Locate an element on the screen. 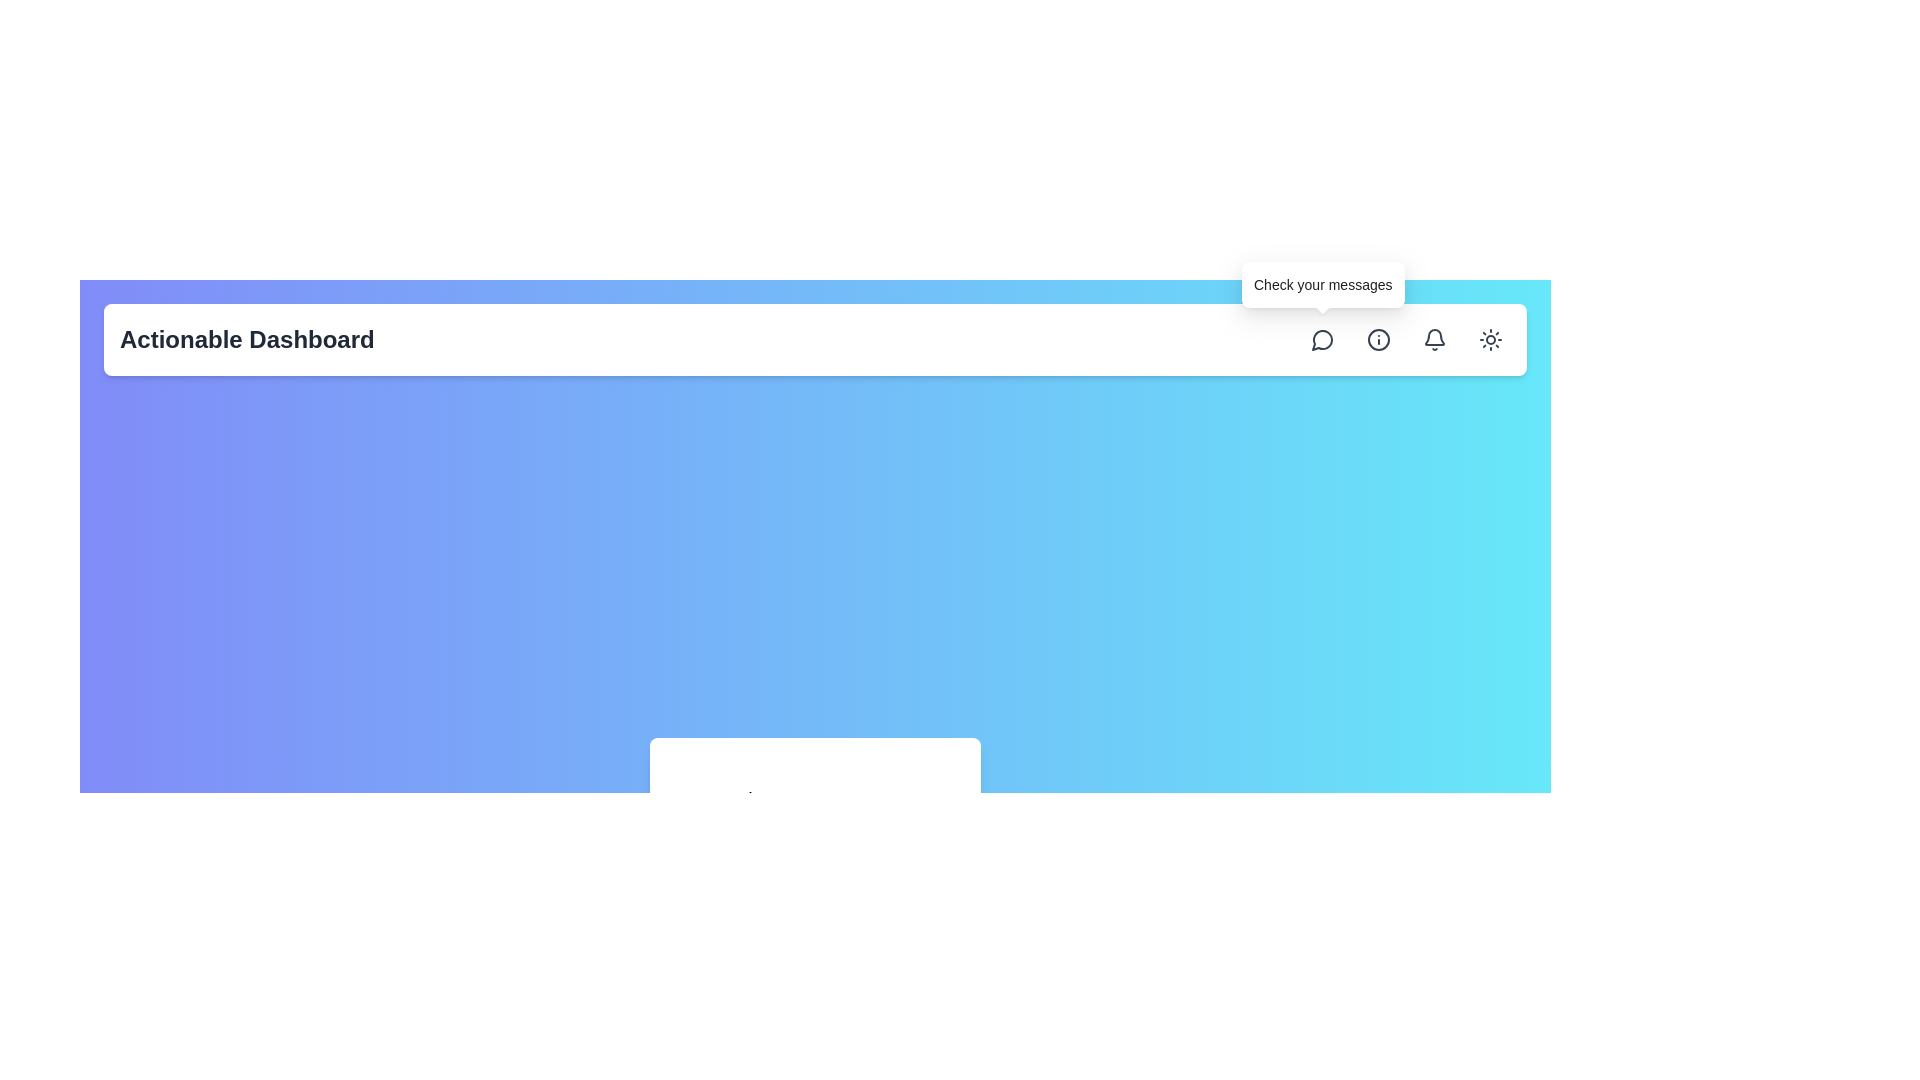 The image size is (1920, 1080). the circular notification bell button located is located at coordinates (1434, 338).